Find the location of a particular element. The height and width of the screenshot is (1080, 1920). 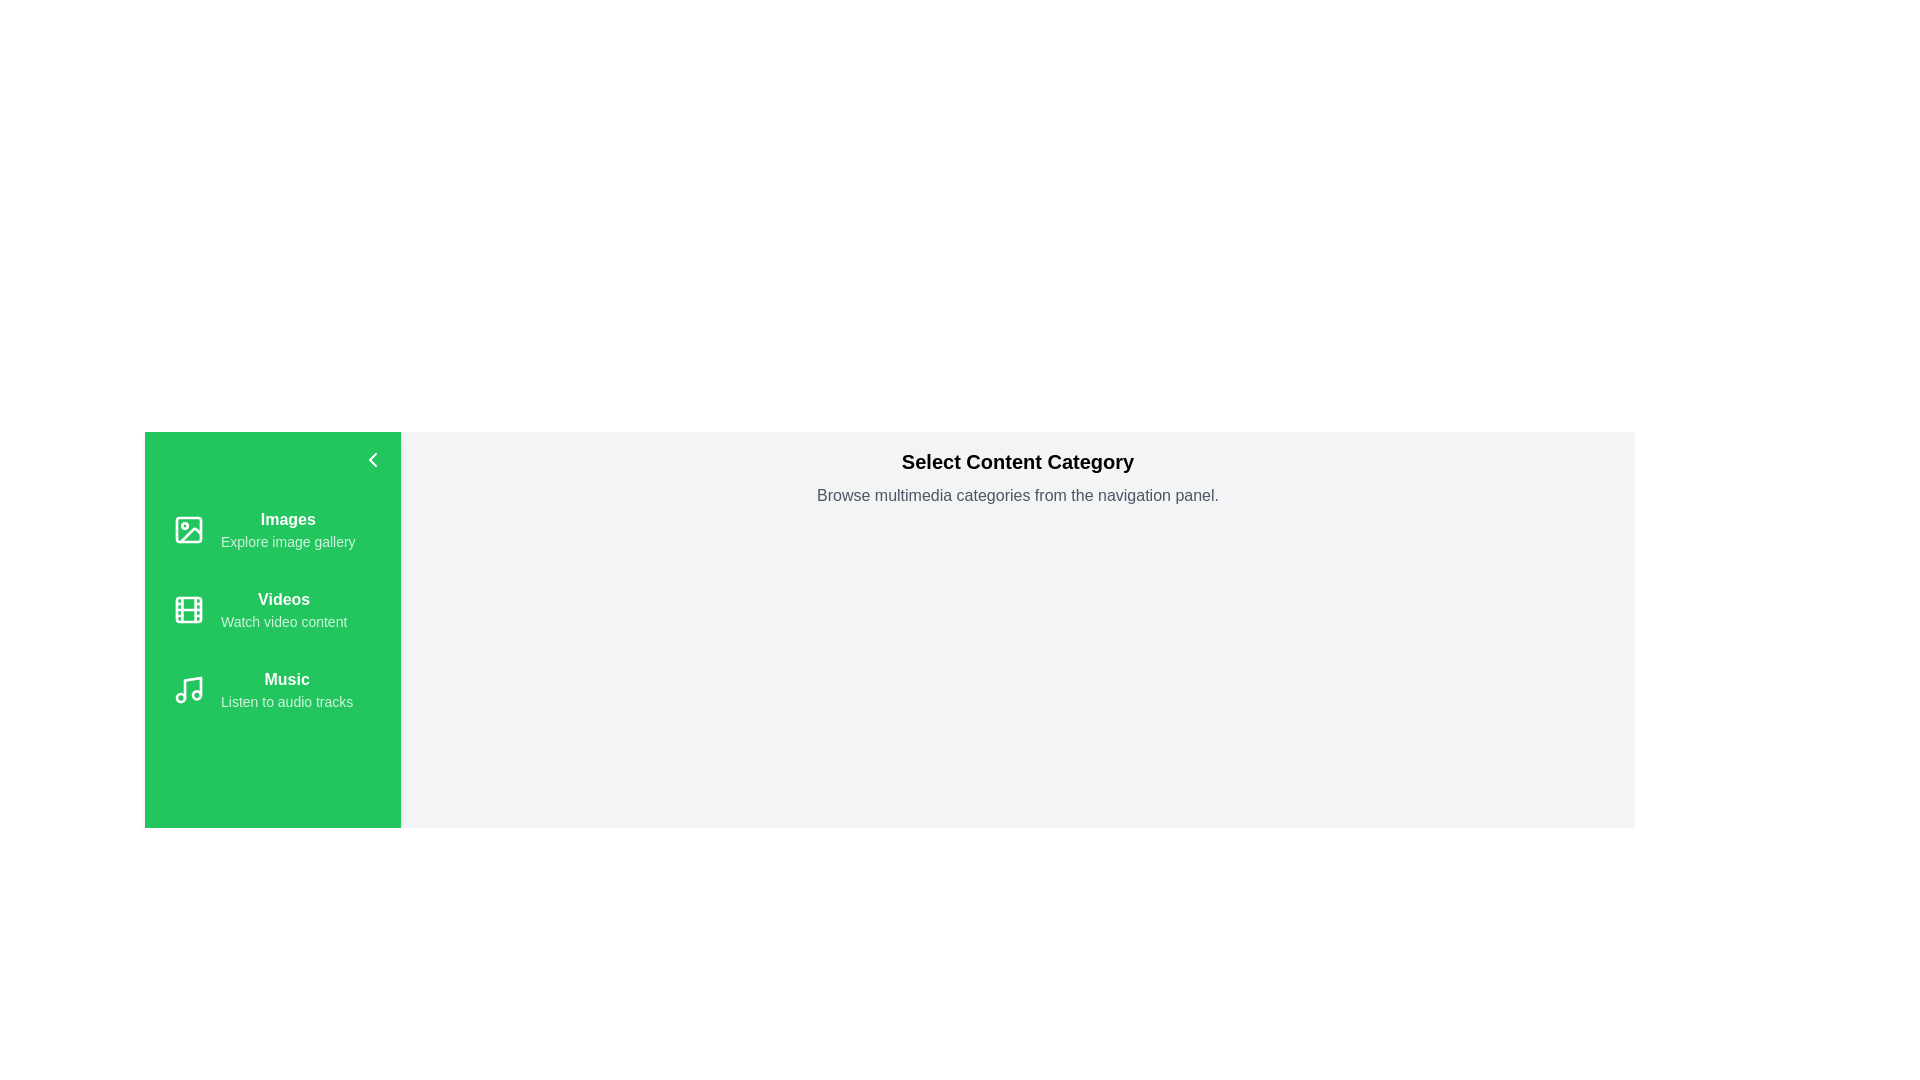

the icon for Music in the navigation drawer is located at coordinates (188, 689).